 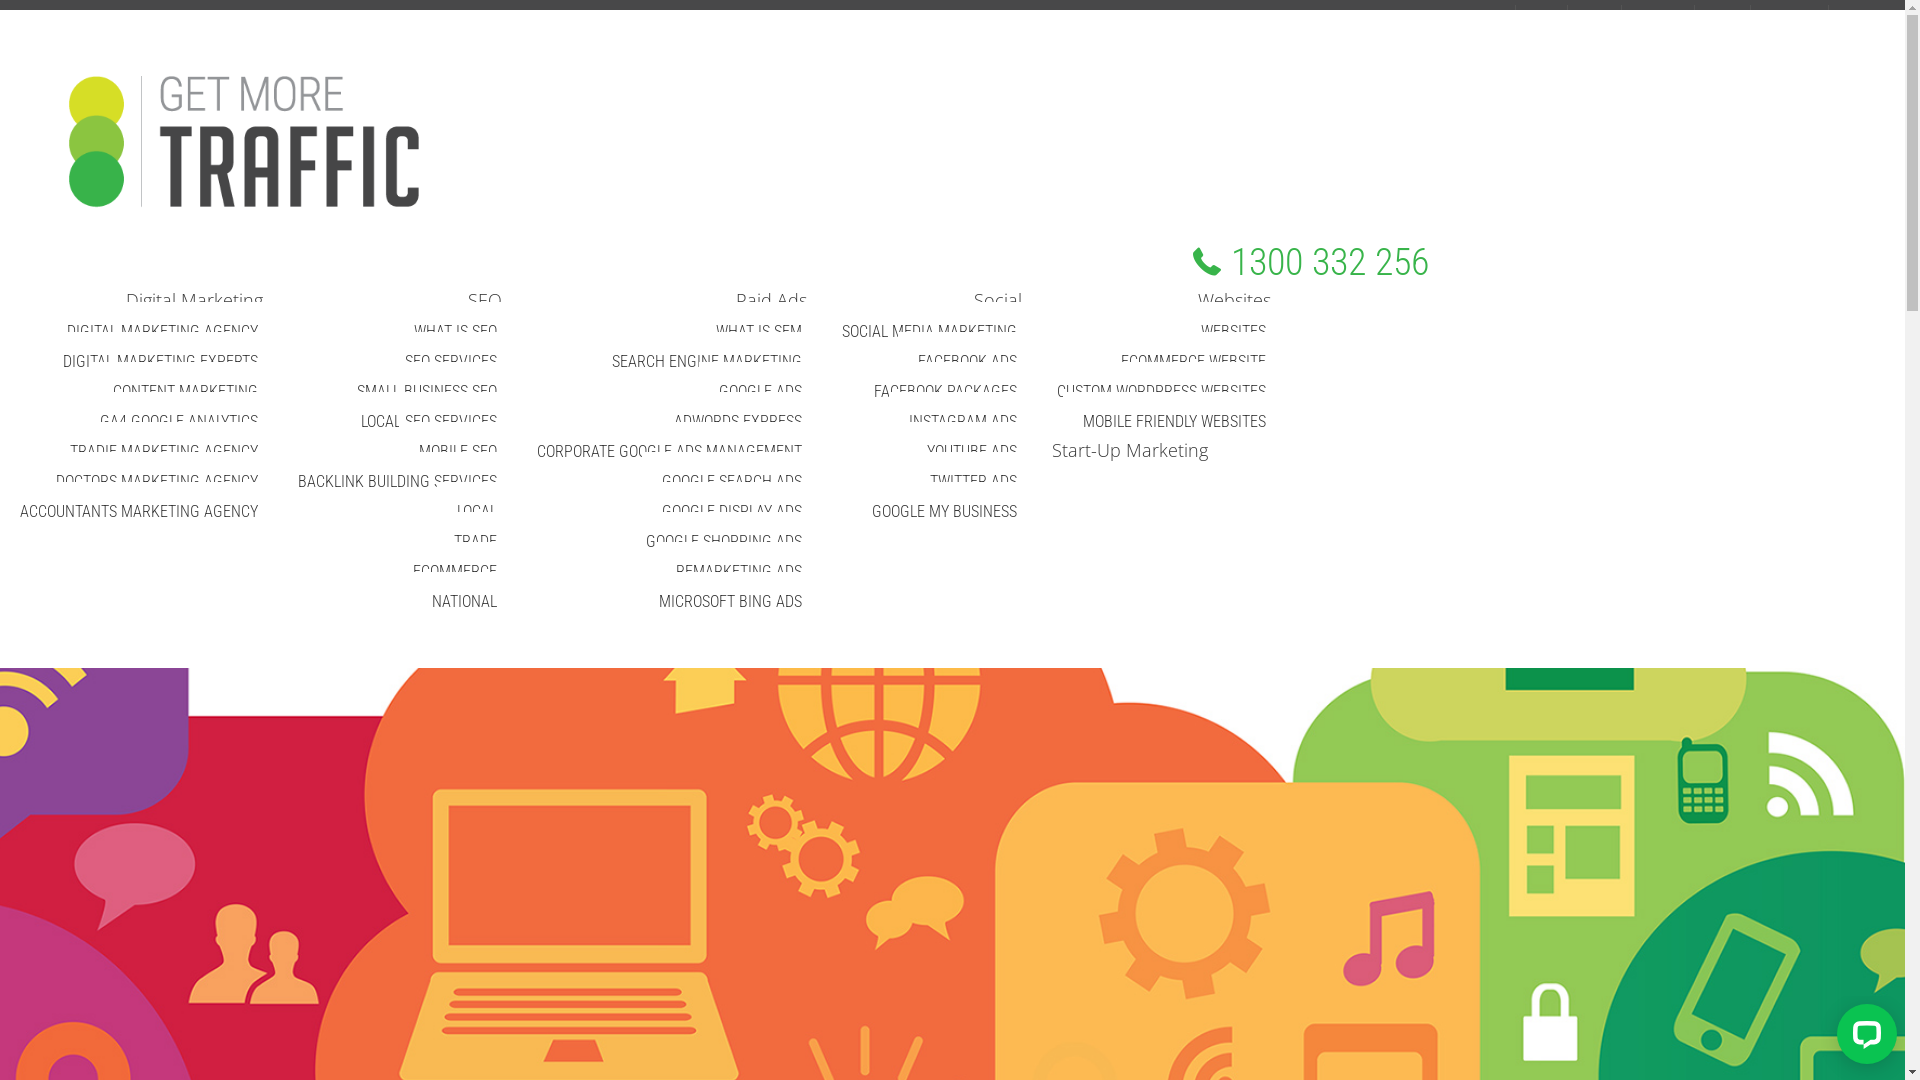 I want to click on 'WHAT IS SEM', so click(x=696, y=330).